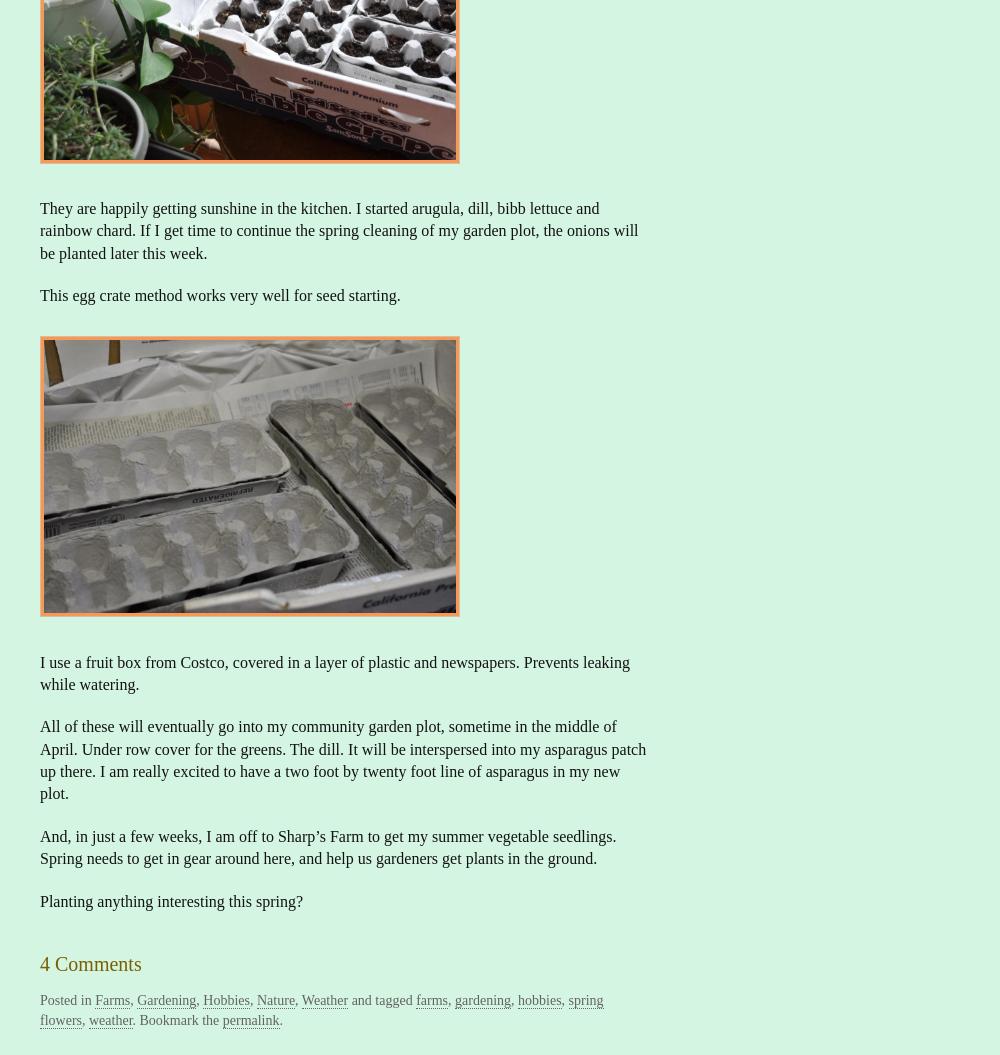  What do you see at coordinates (40, 229) in the screenshot?
I see `'They are happily getting sunshine in the kitchen. I started arugula, dill, bibb lettuce and rainbow chard. If I get time to continue the spring cleaning of my garden plot, the onions will be planted later this week.'` at bounding box center [40, 229].